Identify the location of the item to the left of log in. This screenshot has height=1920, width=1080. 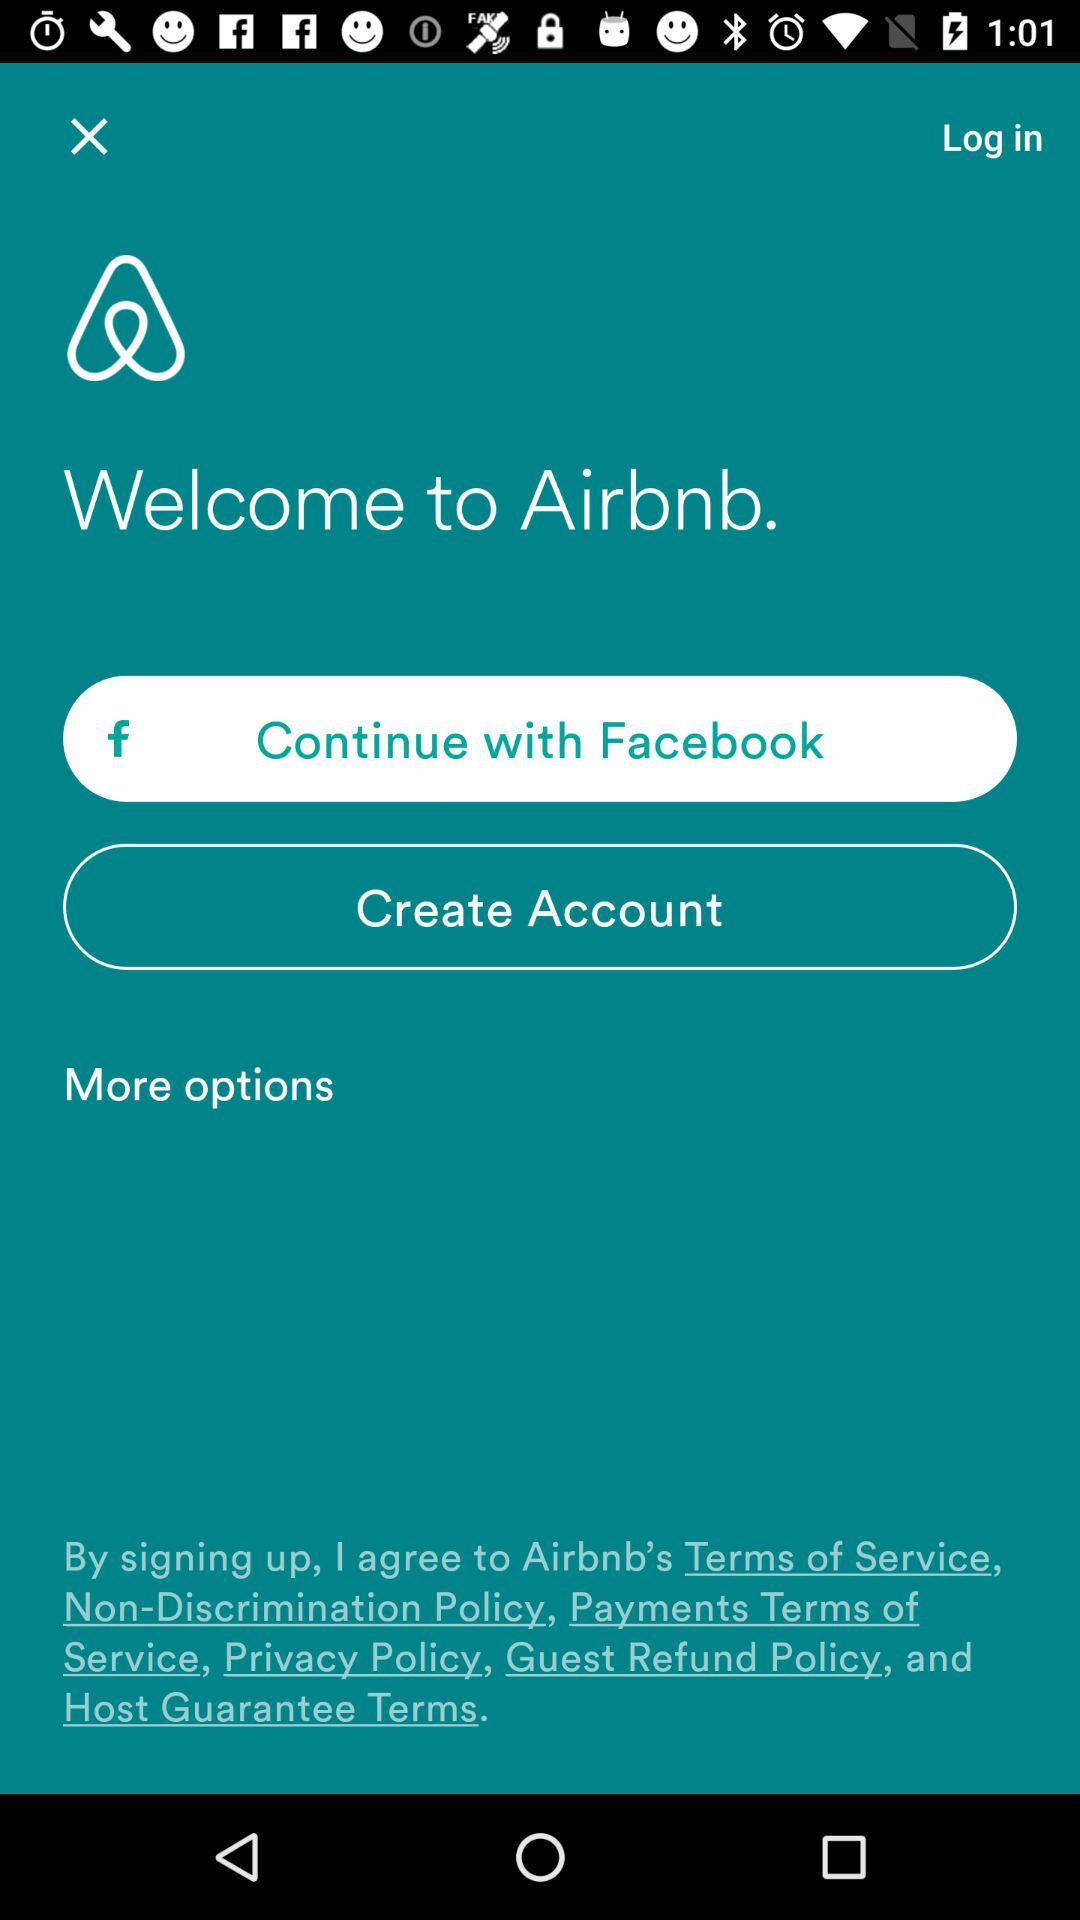
(88, 135).